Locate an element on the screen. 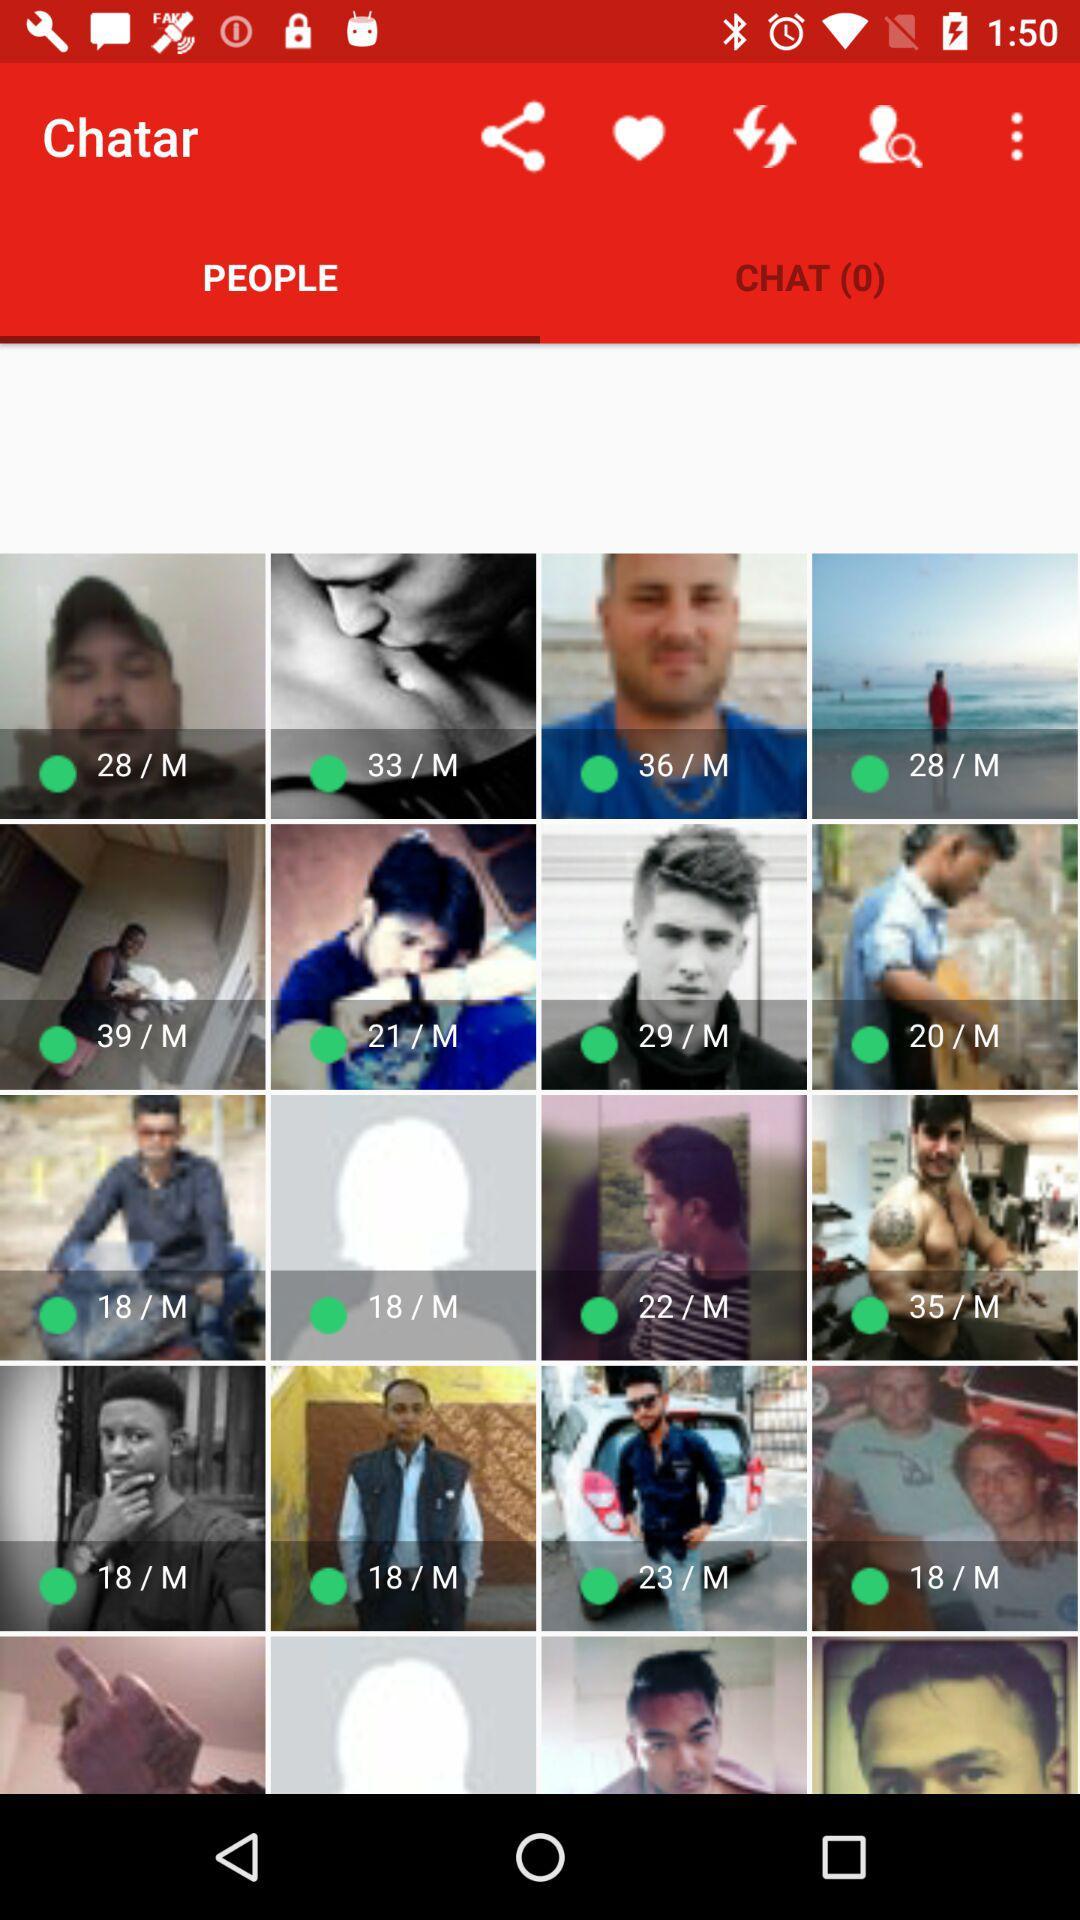 The width and height of the screenshot is (1080, 1920). the app above the chat (0) is located at coordinates (764, 135).